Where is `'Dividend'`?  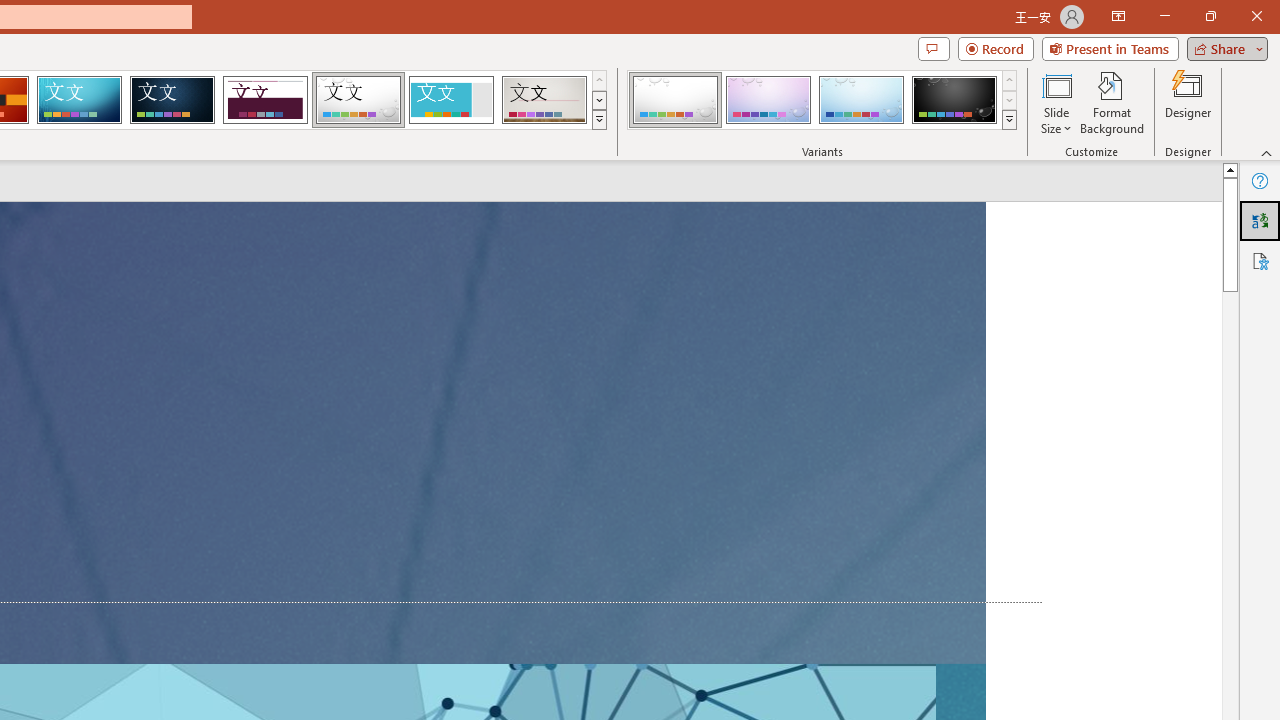
'Dividend' is located at coordinates (264, 100).